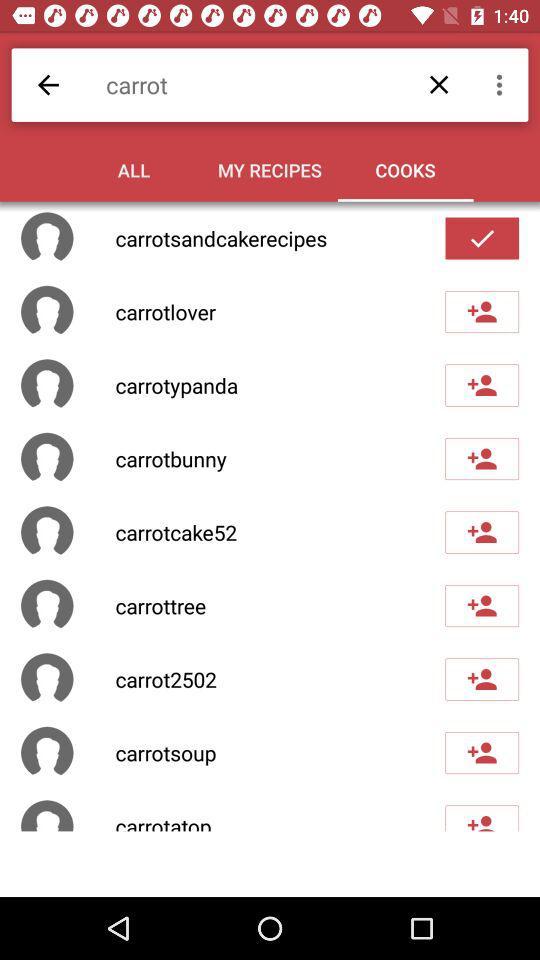 The height and width of the screenshot is (960, 540). What do you see at coordinates (481, 531) in the screenshot?
I see `a cook` at bounding box center [481, 531].